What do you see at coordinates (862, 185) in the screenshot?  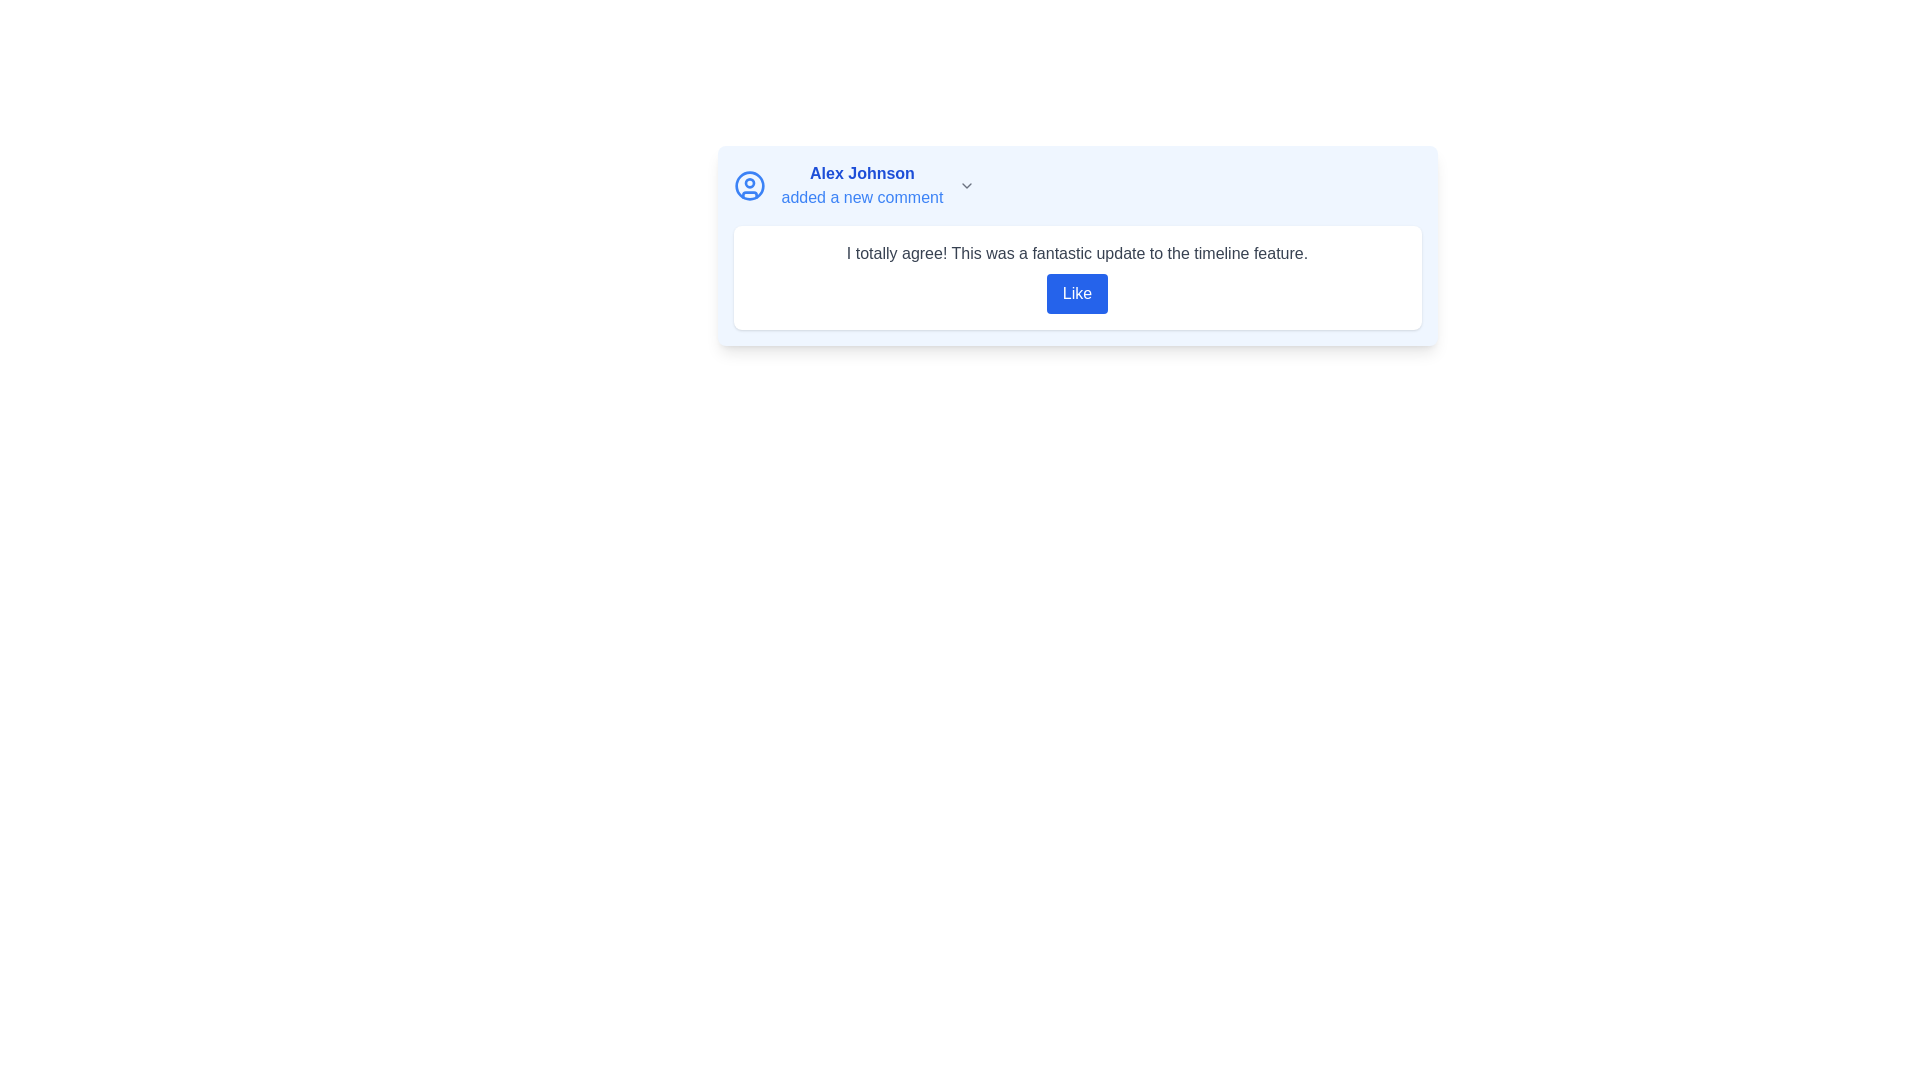 I see `the text element displaying 'Alex Johnson' followed by 'added a new comment' located at the top of a comment card` at bounding box center [862, 185].